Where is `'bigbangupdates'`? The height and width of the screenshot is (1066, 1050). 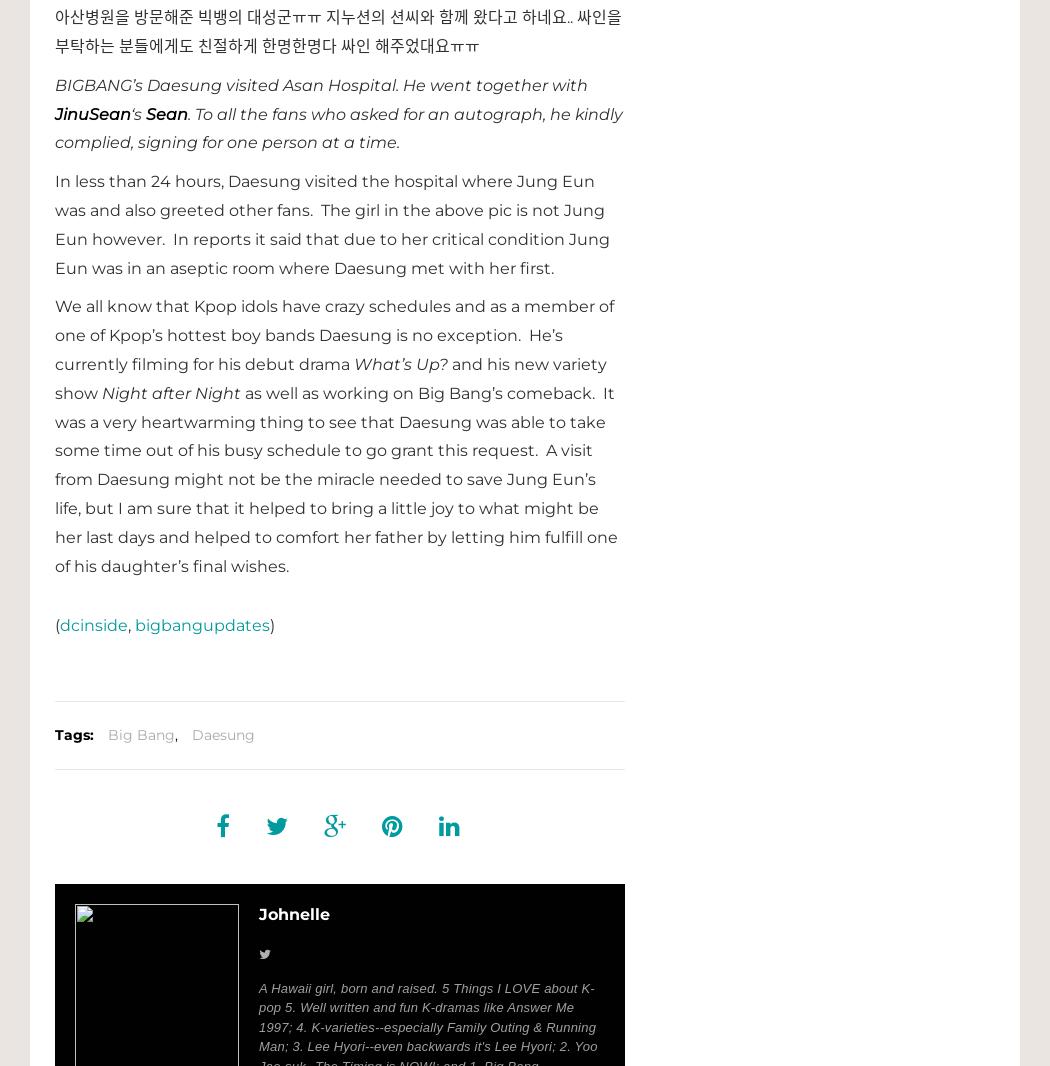
'bigbangupdates' is located at coordinates (201, 624).